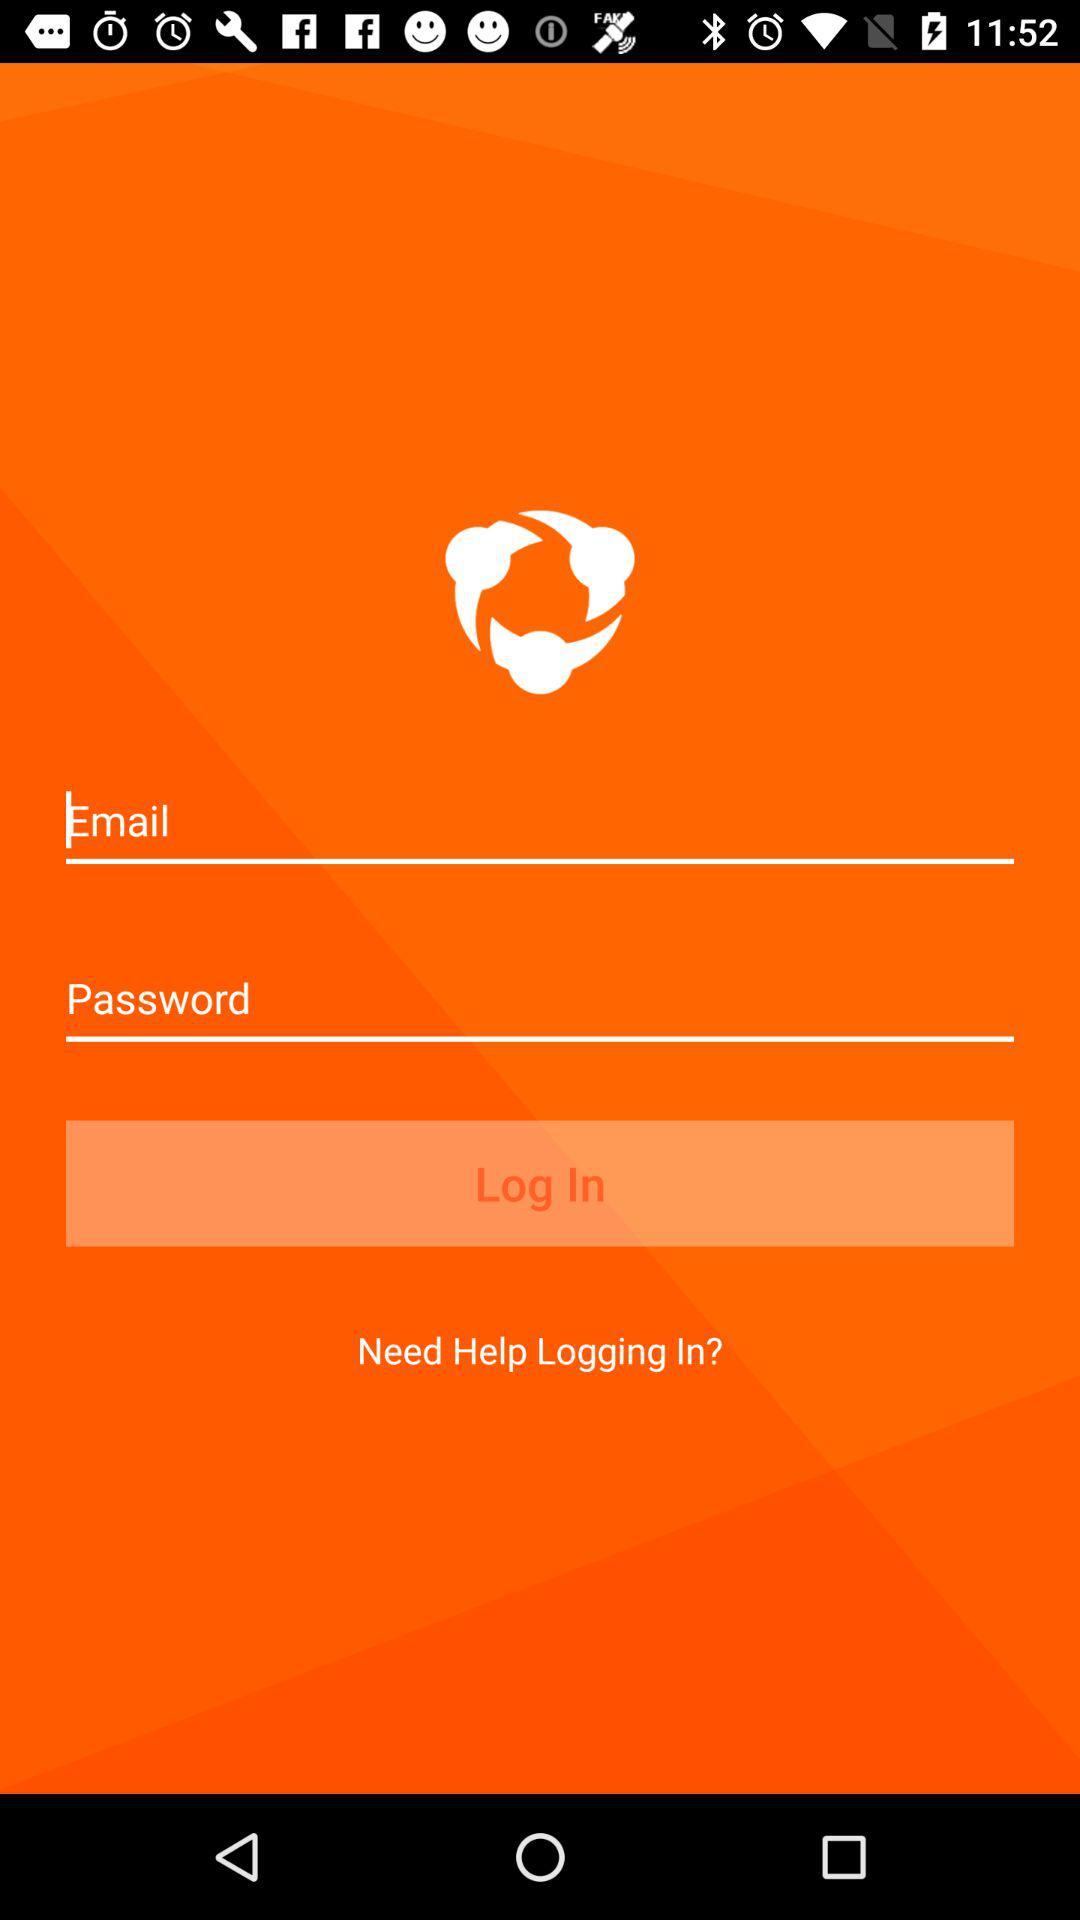  I want to click on need help logging item, so click(540, 1349).